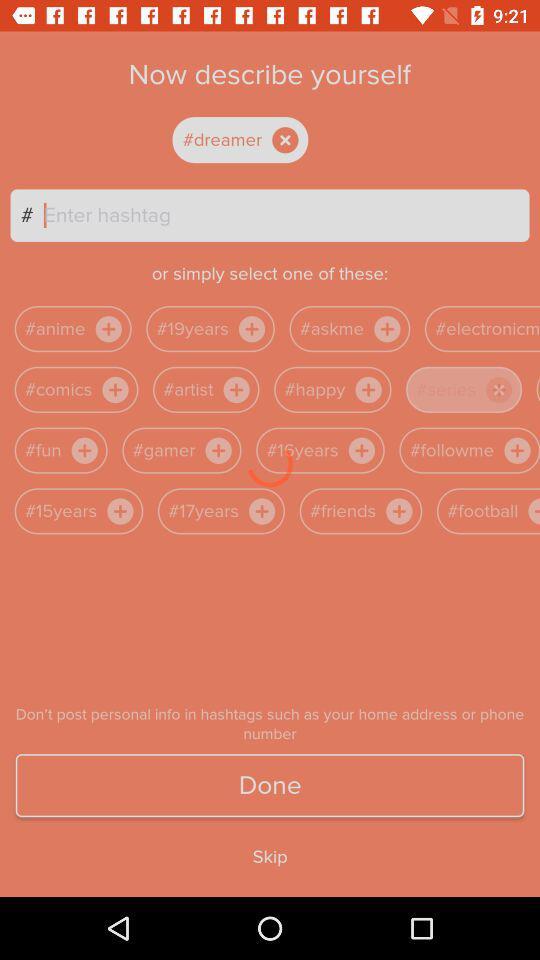  Describe the element at coordinates (285, 215) in the screenshot. I see `the text bar` at that location.